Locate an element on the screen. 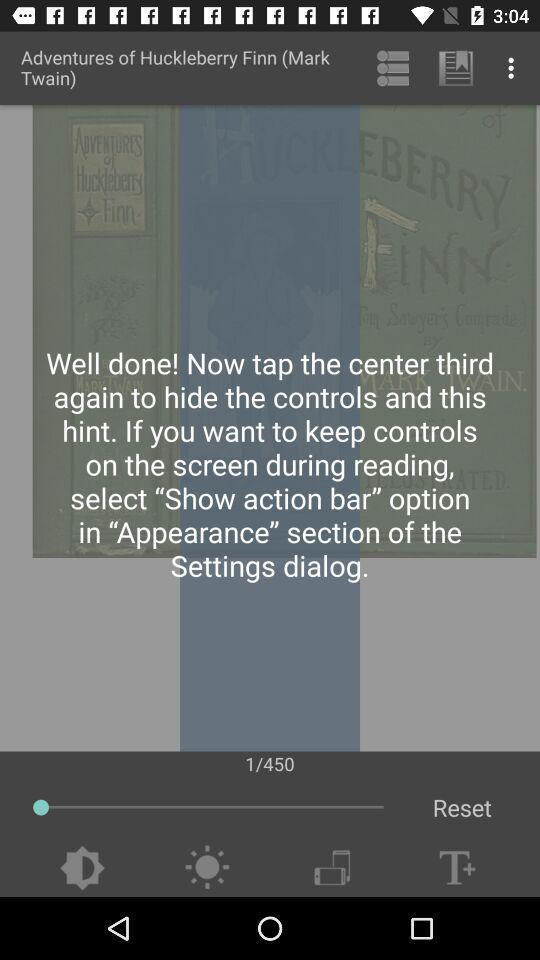 This screenshot has height=960, width=540. set font size is located at coordinates (457, 867).